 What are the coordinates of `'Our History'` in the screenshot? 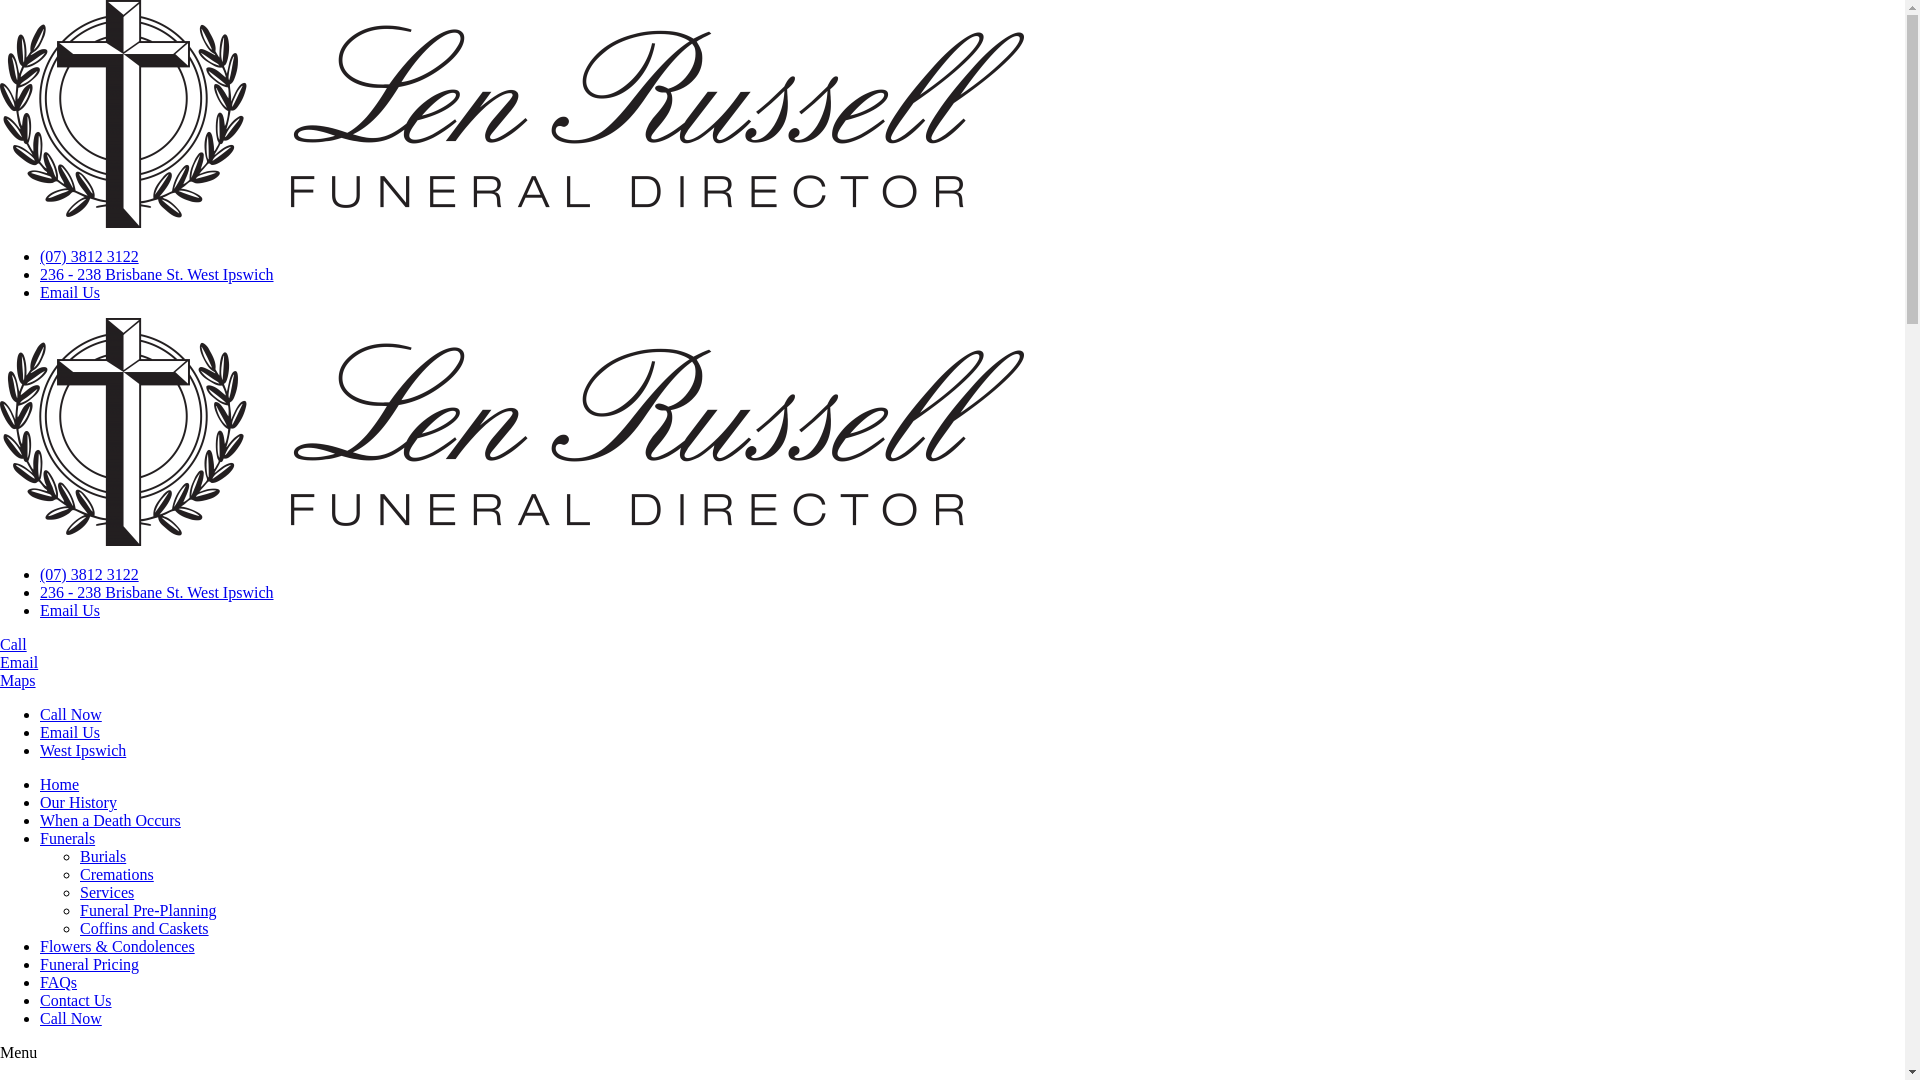 It's located at (78, 801).